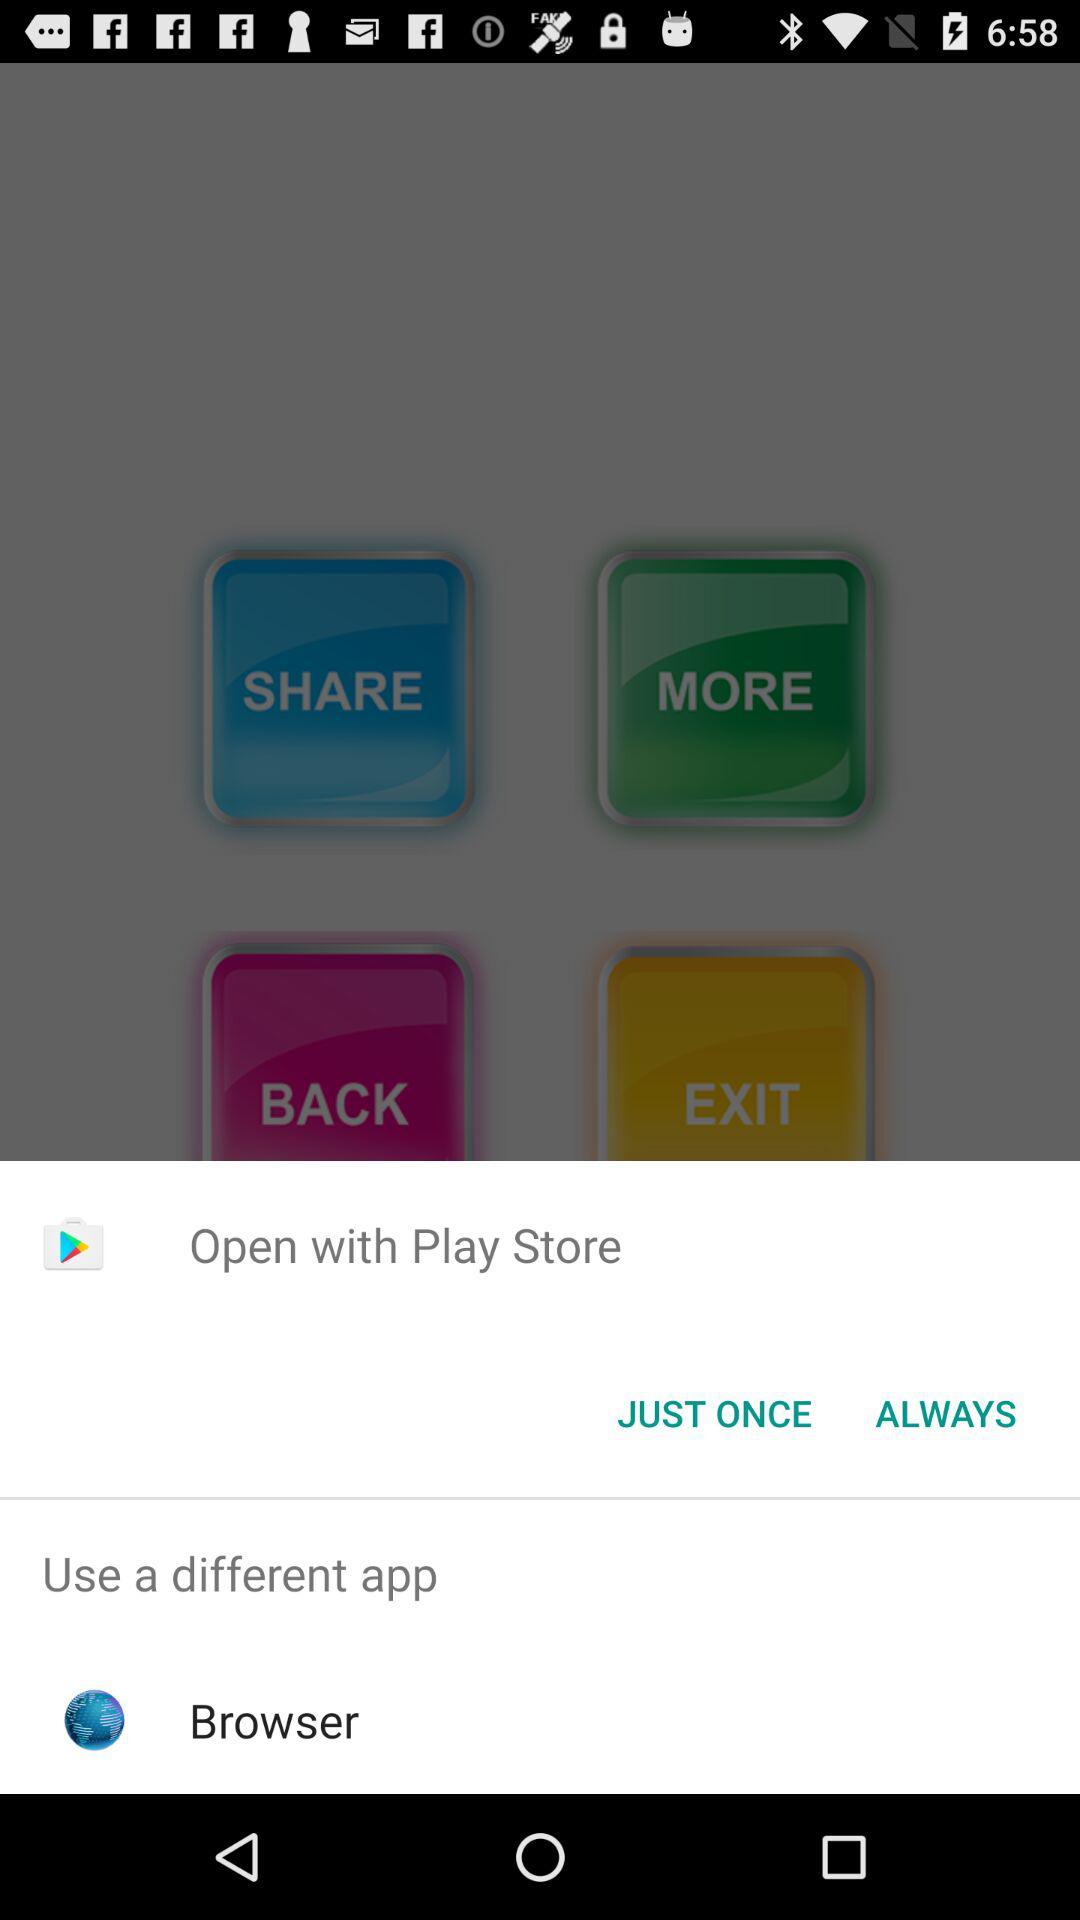  I want to click on the just once icon, so click(713, 1411).